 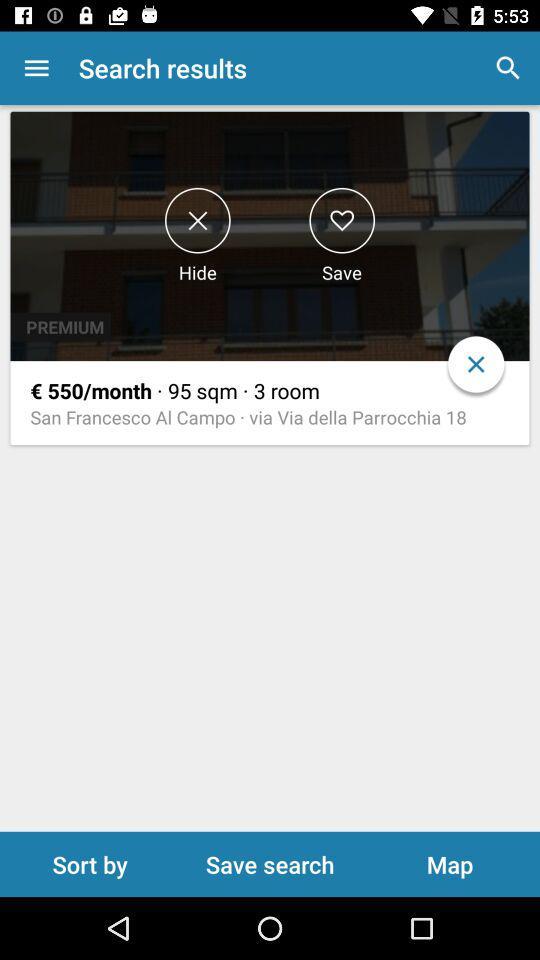 I want to click on the icon to the left of the save search item, so click(x=89, y=863).